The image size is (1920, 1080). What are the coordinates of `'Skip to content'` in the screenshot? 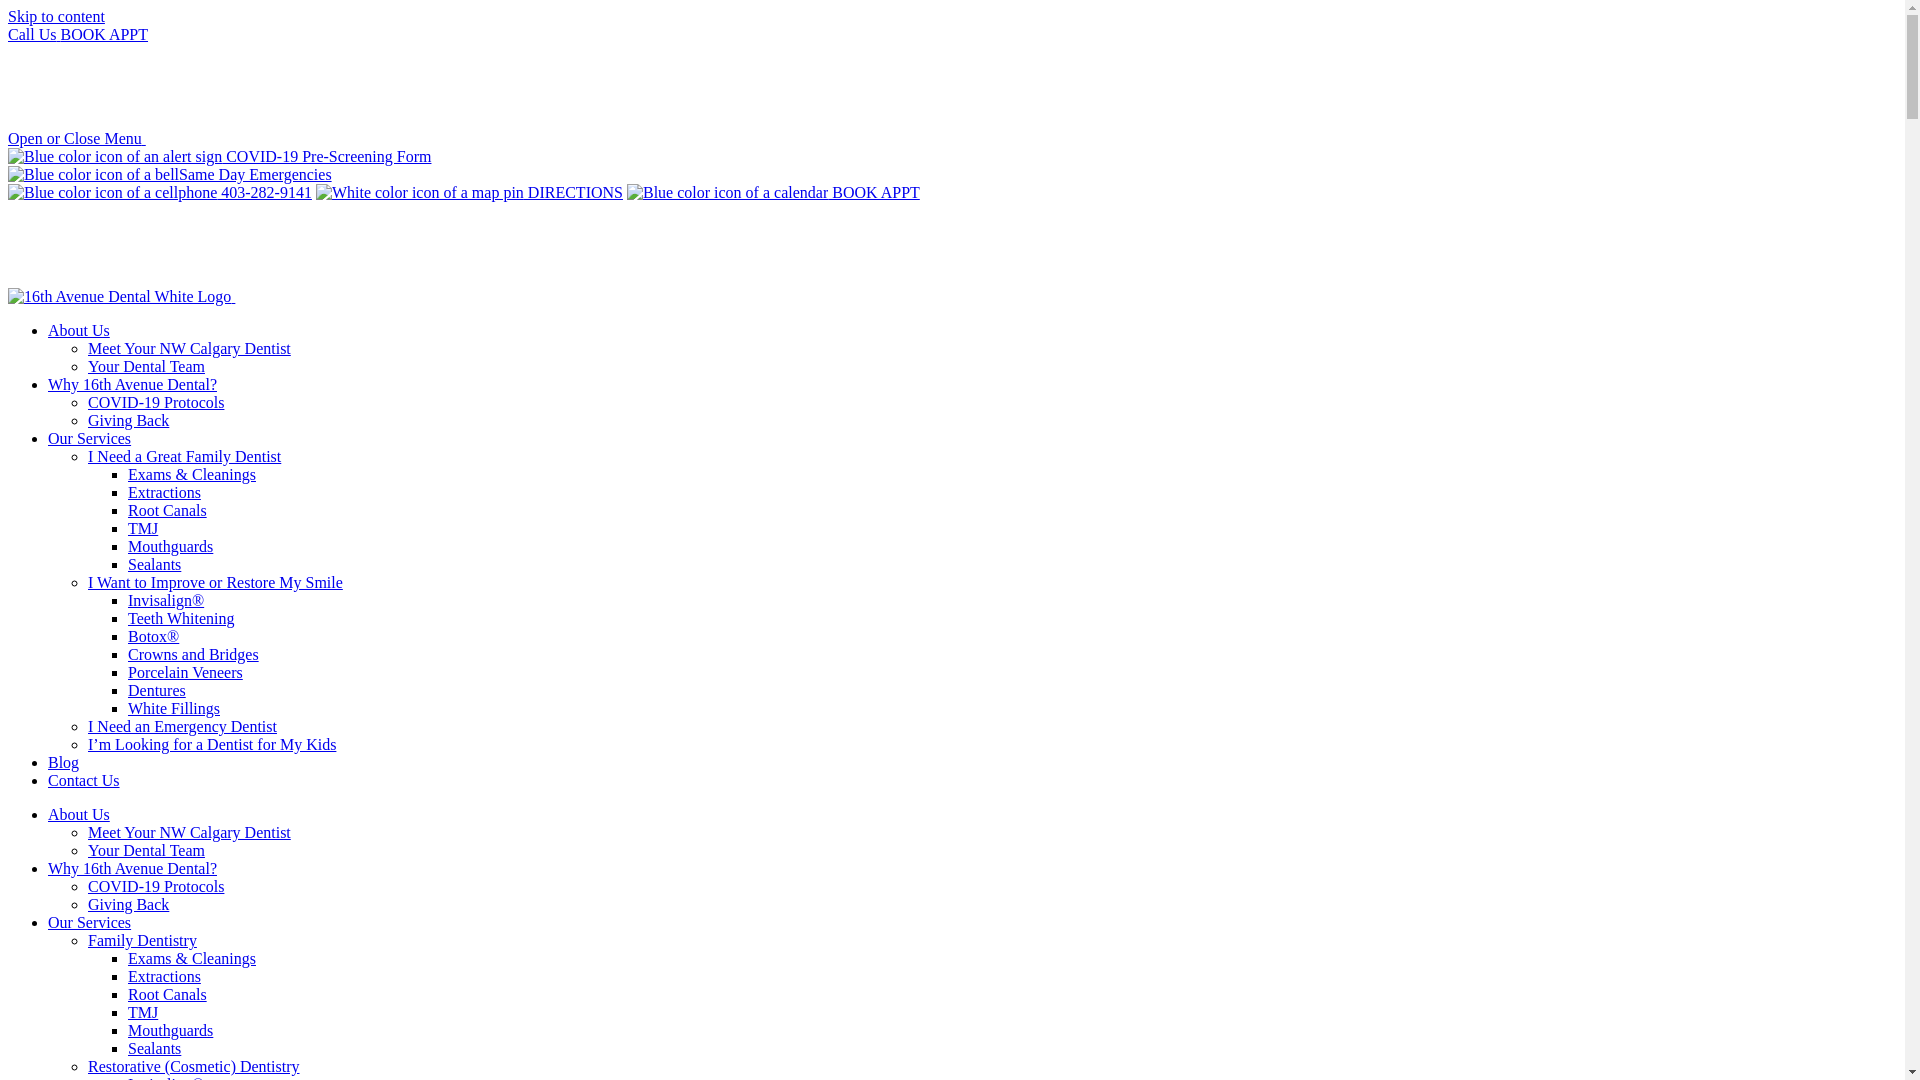 It's located at (56, 16).